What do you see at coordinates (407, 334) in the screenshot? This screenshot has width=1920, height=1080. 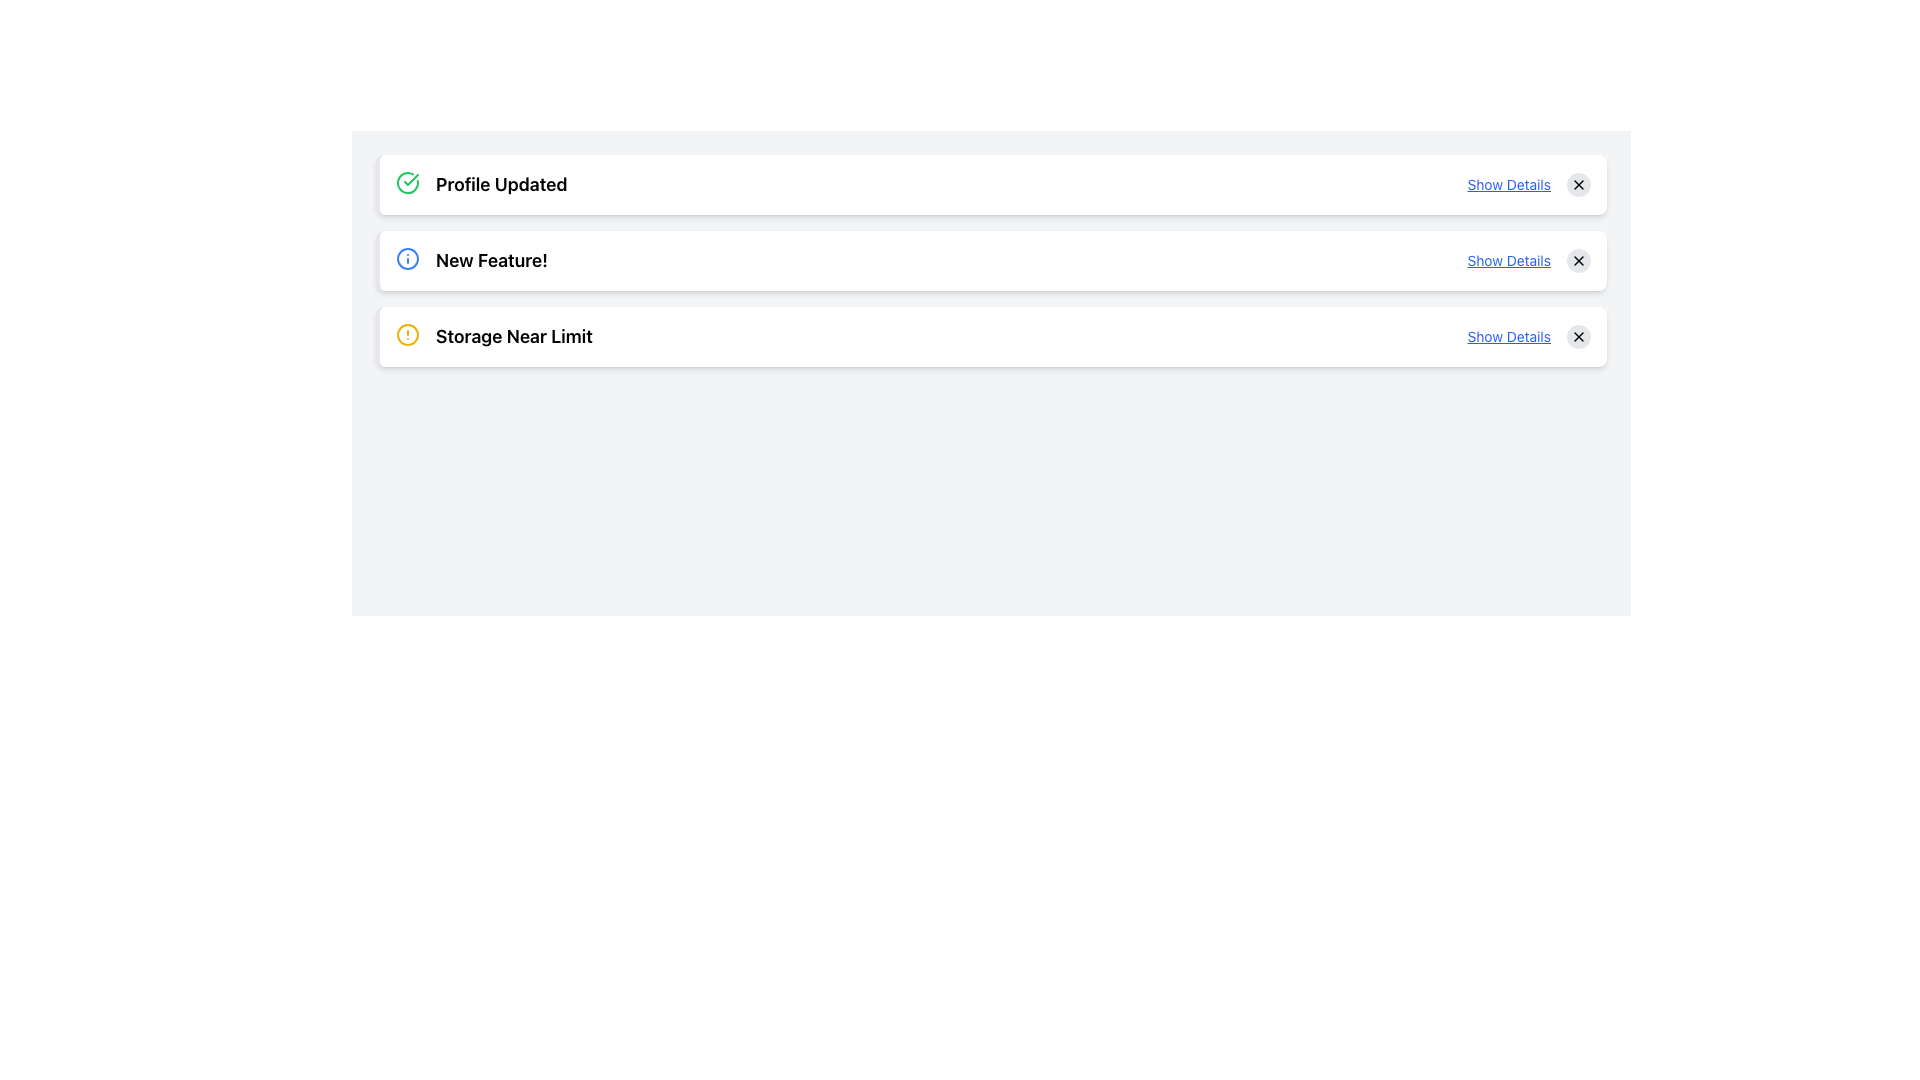 I see `the warning icon indicating 'Storage Near Limit' located in the third notification section from the top, positioned to the left of the text content` at bounding box center [407, 334].